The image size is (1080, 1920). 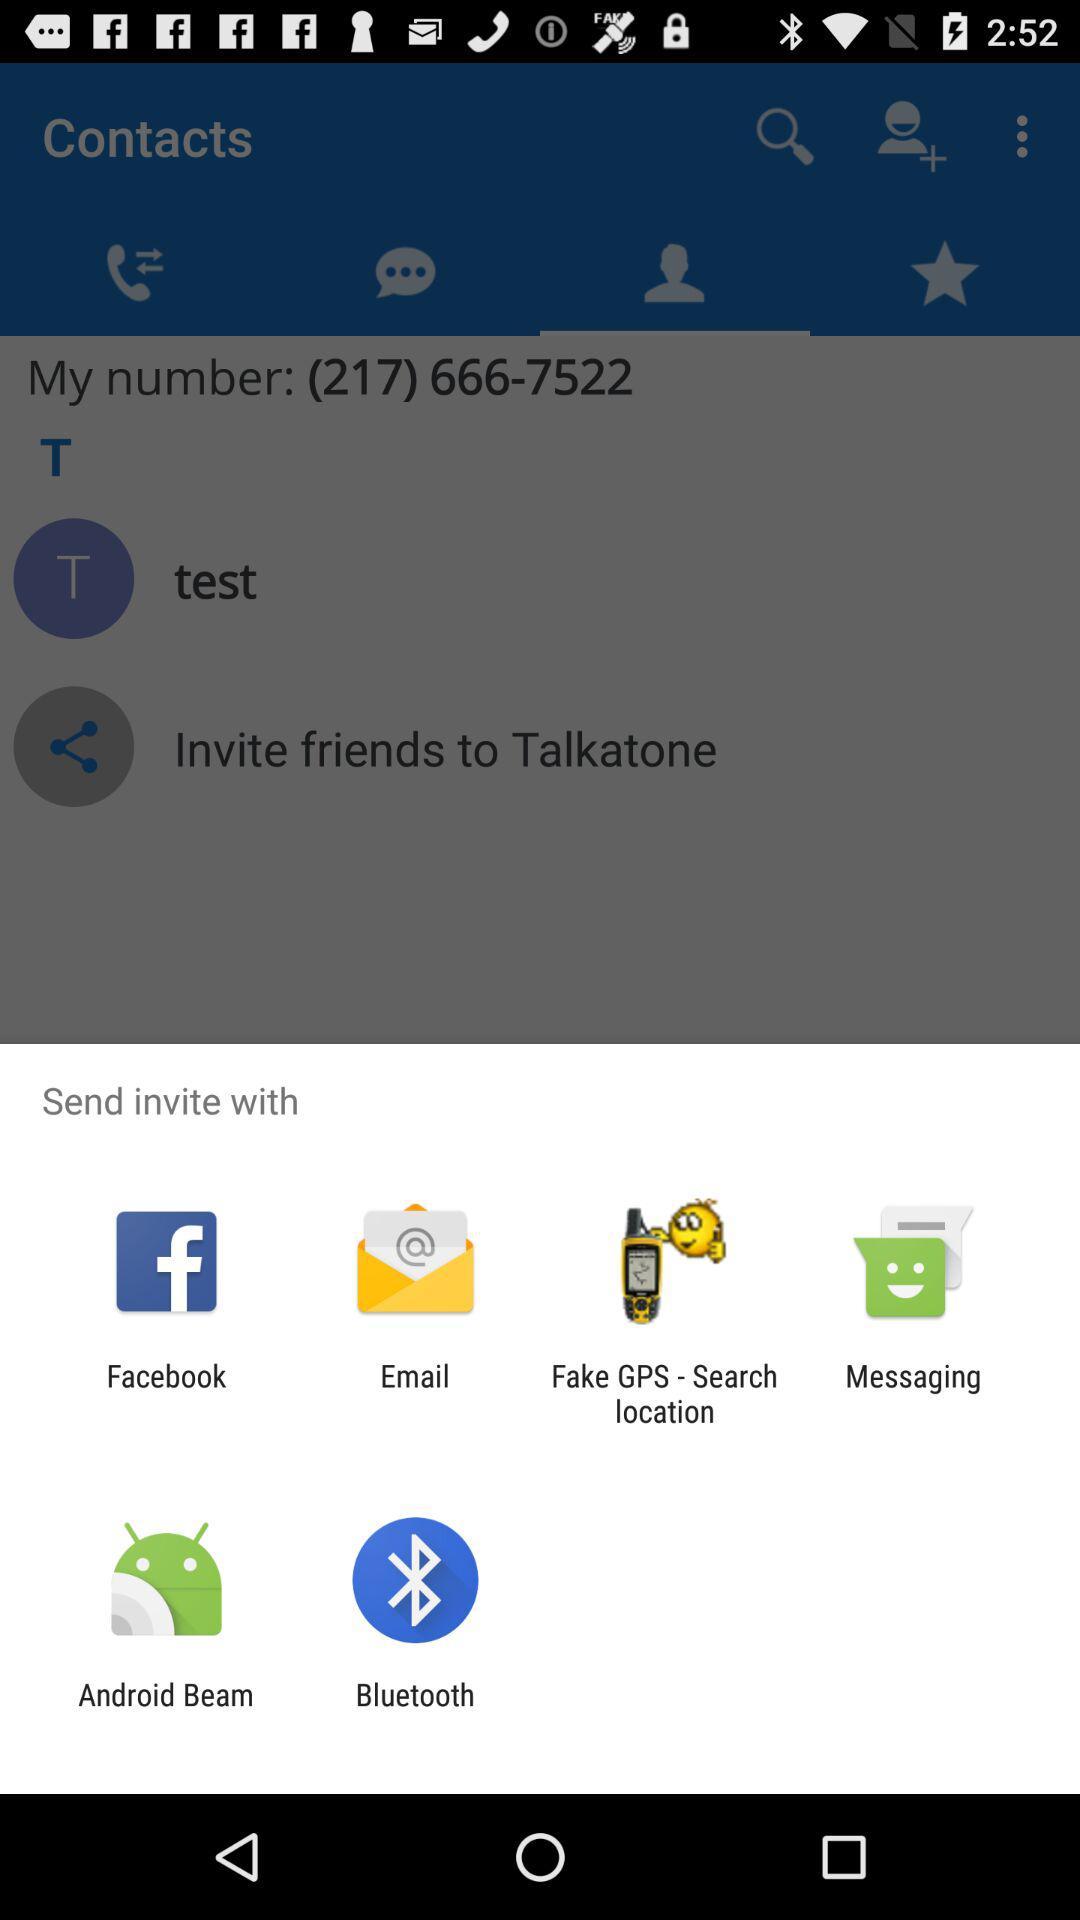 What do you see at coordinates (414, 1392) in the screenshot?
I see `icon to the right of facebook` at bounding box center [414, 1392].